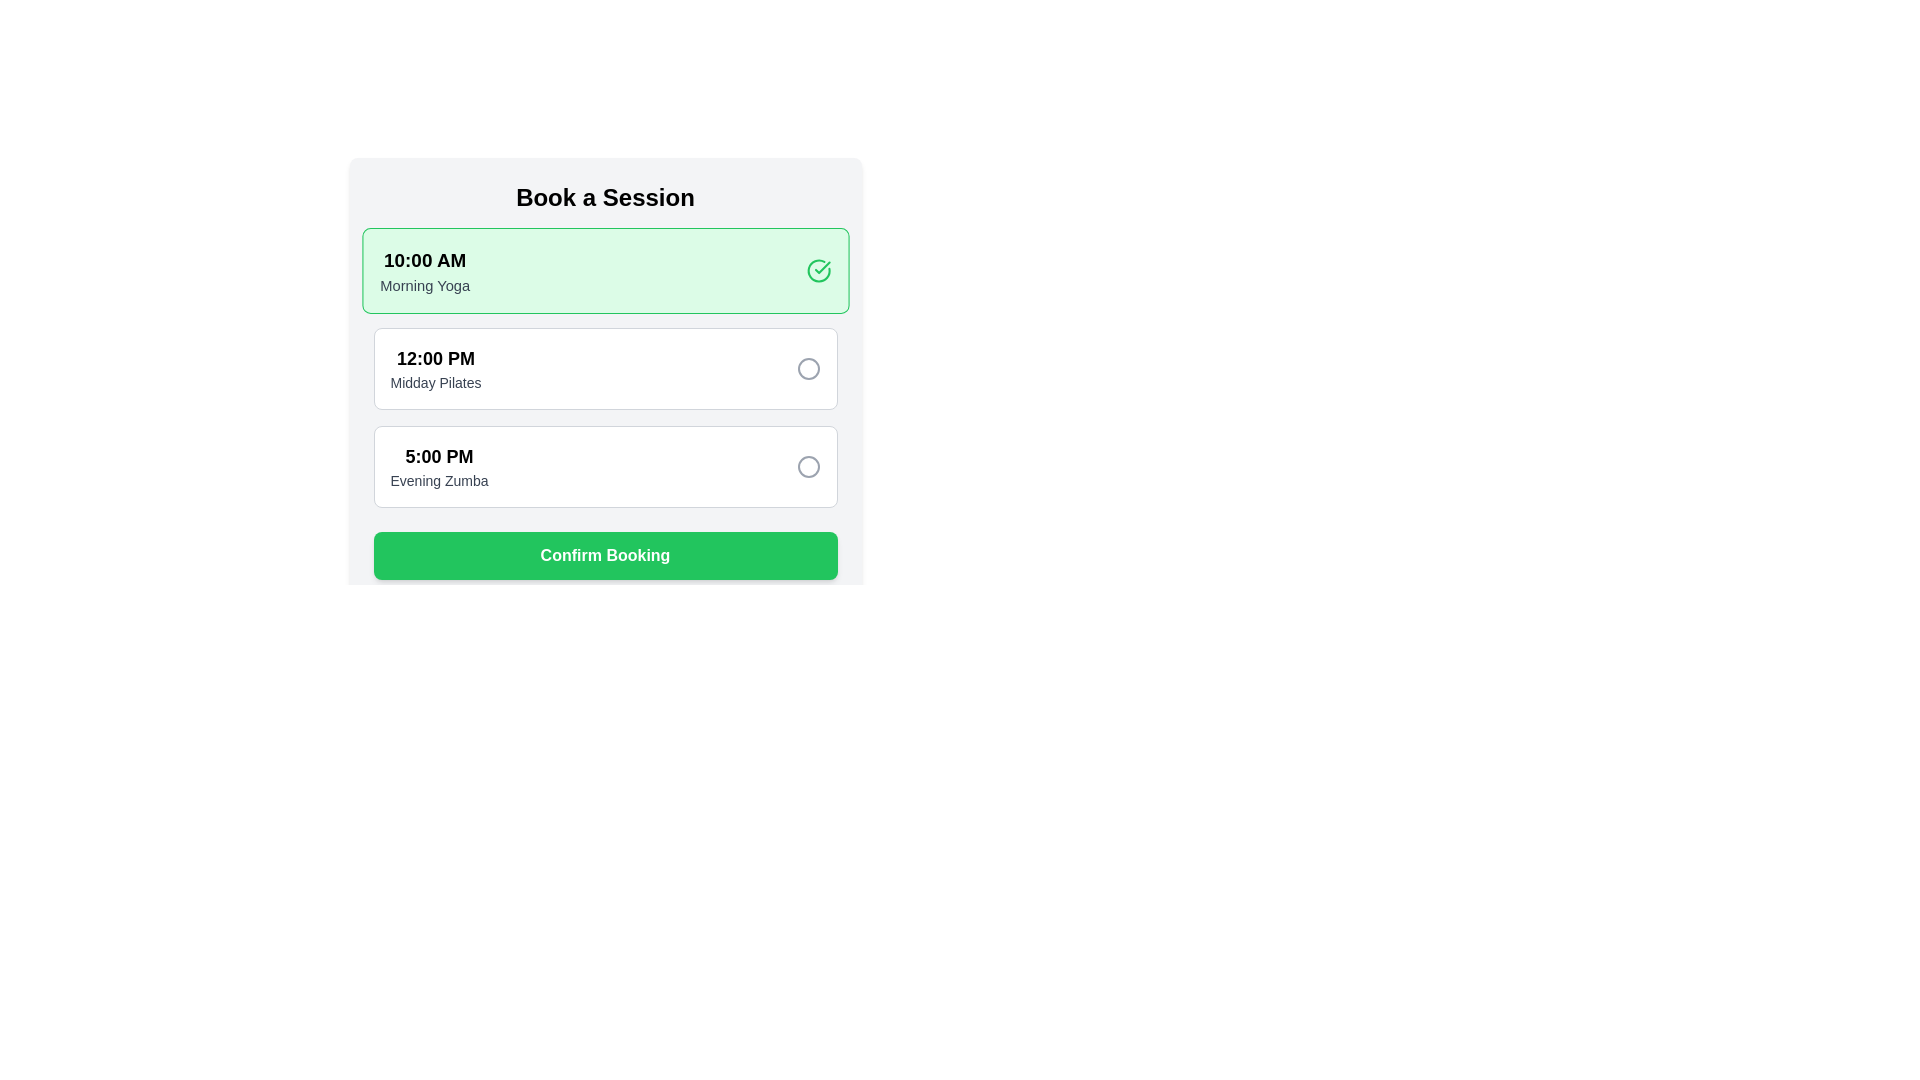  Describe the element at coordinates (435, 369) in the screenshot. I see `the Text Display with Multiple Lines that shows '12:00 PM' and 'Midday Pilates'` at that location.